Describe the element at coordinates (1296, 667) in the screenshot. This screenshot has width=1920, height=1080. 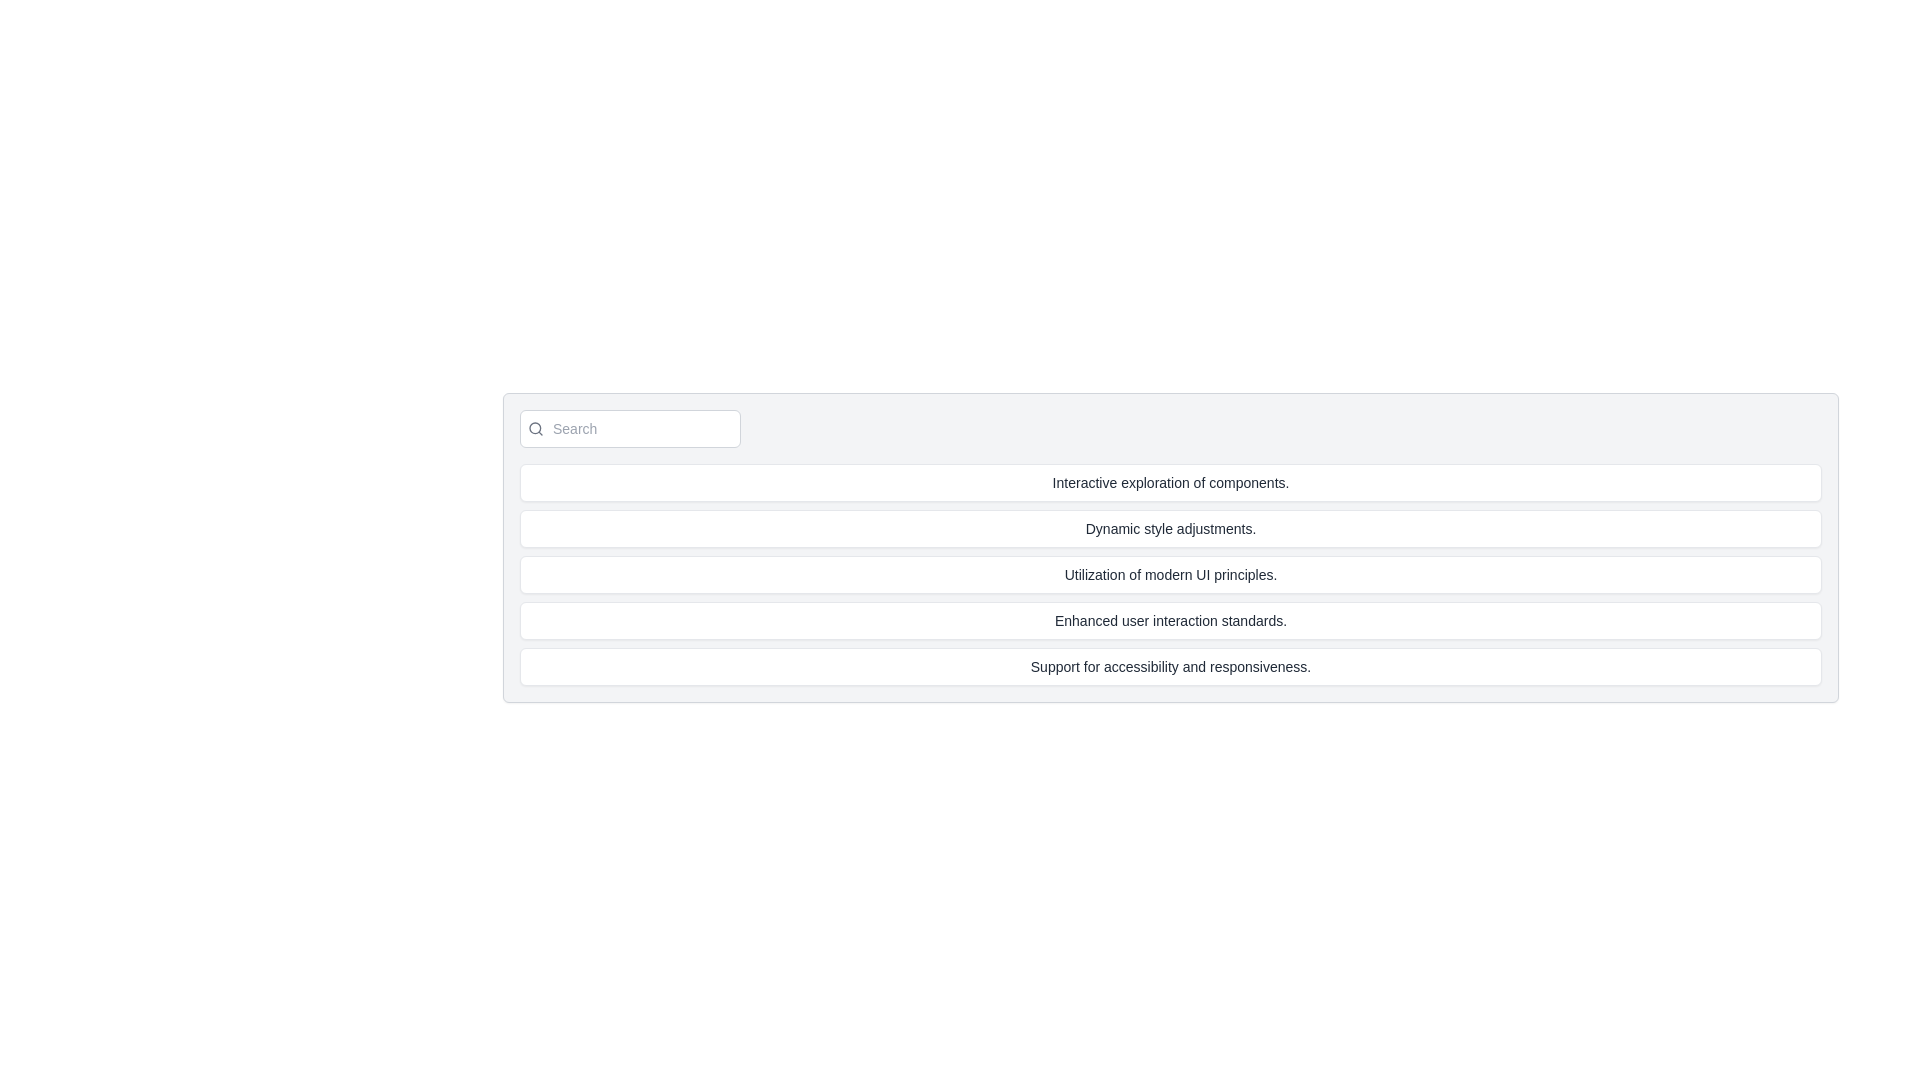
I see `the lowercase letter 's' at the end of the last line of a list, which follows the word 'responsiveness.'` at that location.